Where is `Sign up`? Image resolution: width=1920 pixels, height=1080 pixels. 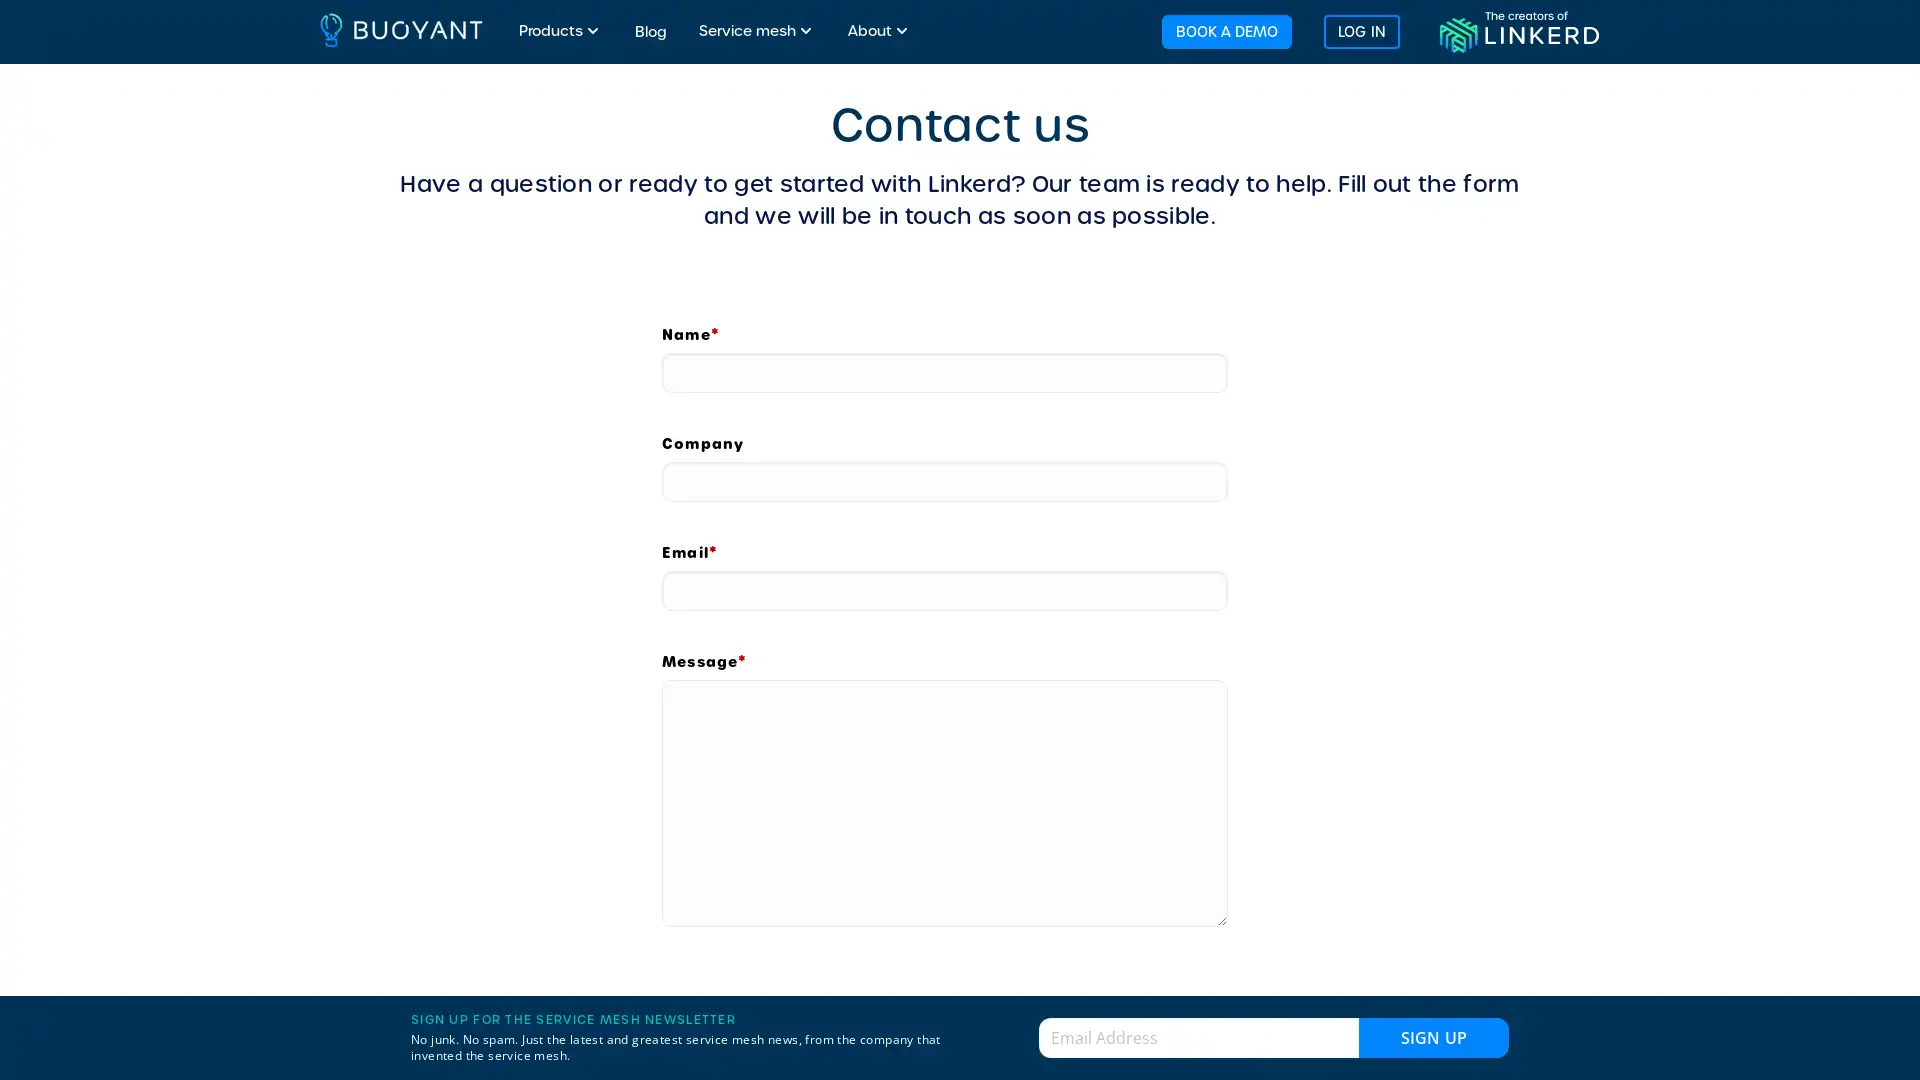
Sign up is located at coordinates (1433, 1036).